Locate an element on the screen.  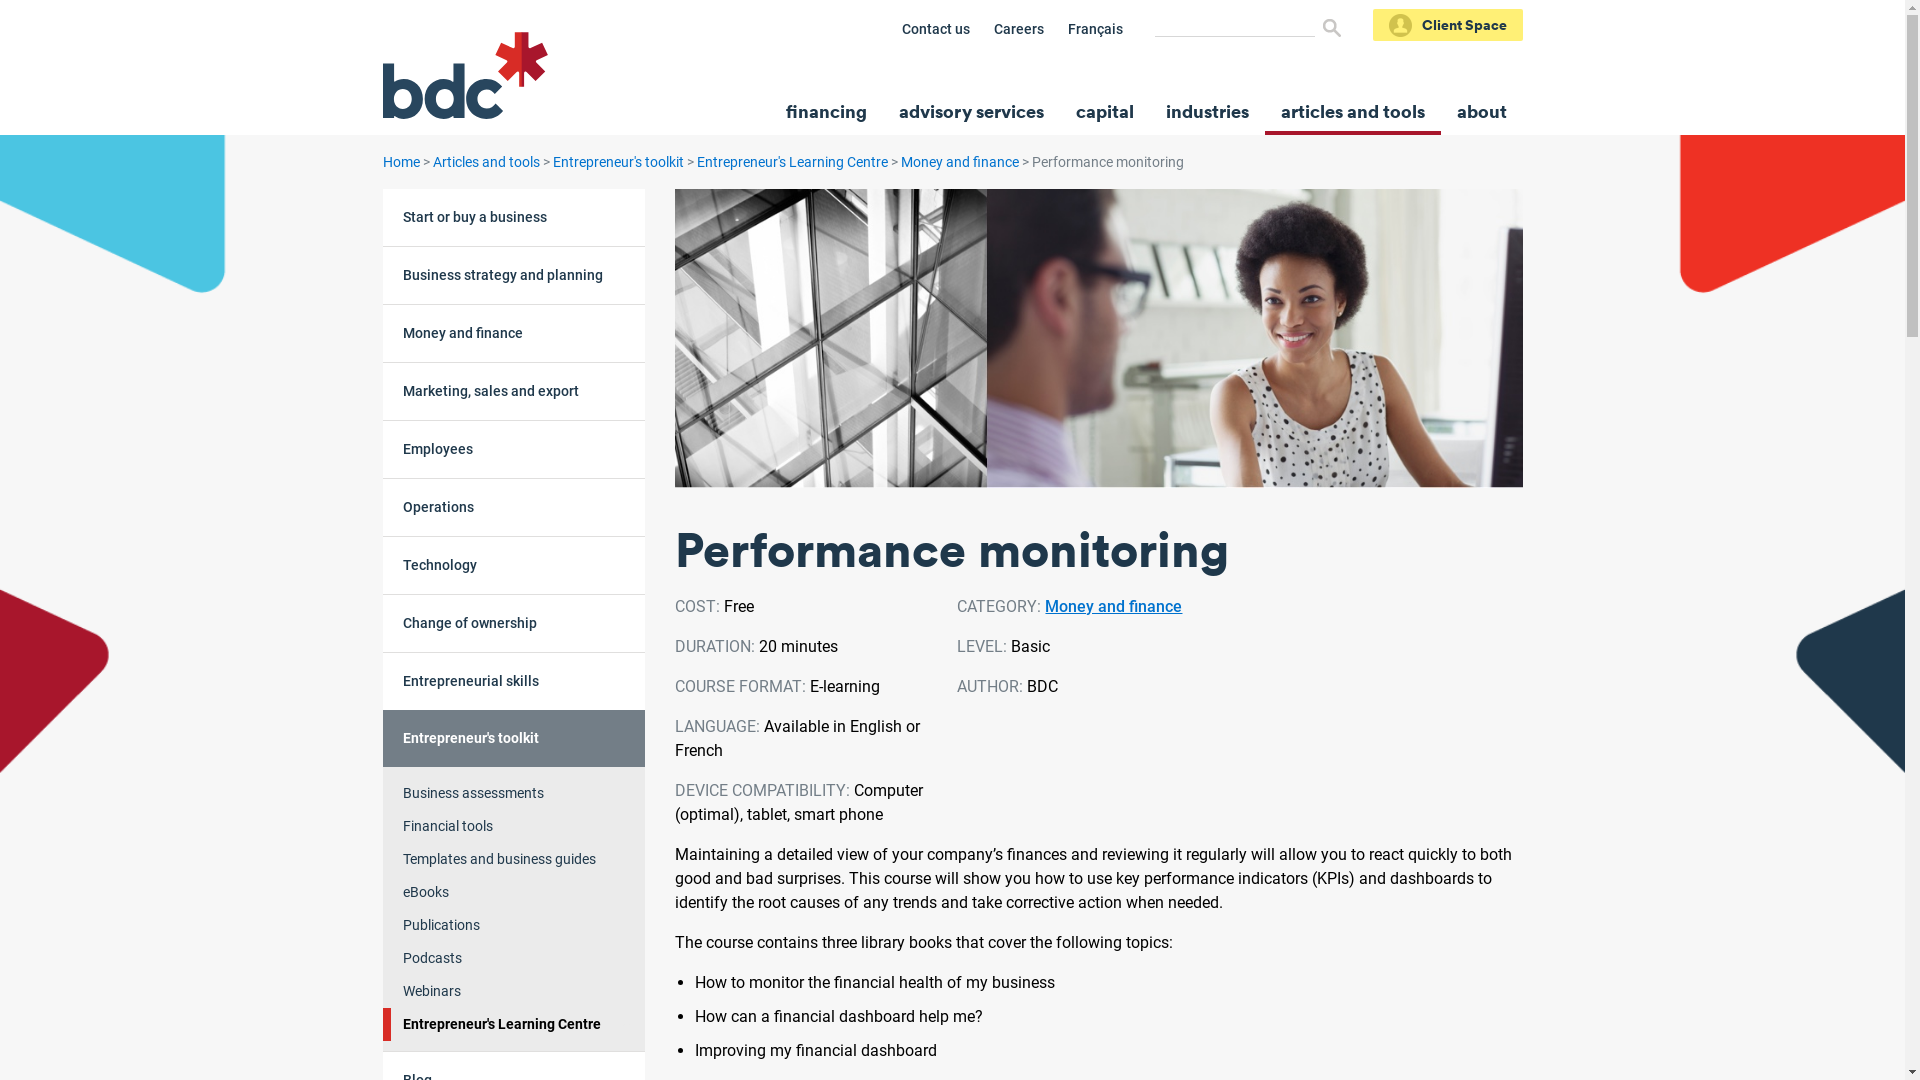
'Webinars' is located at coordinates (513, 991).